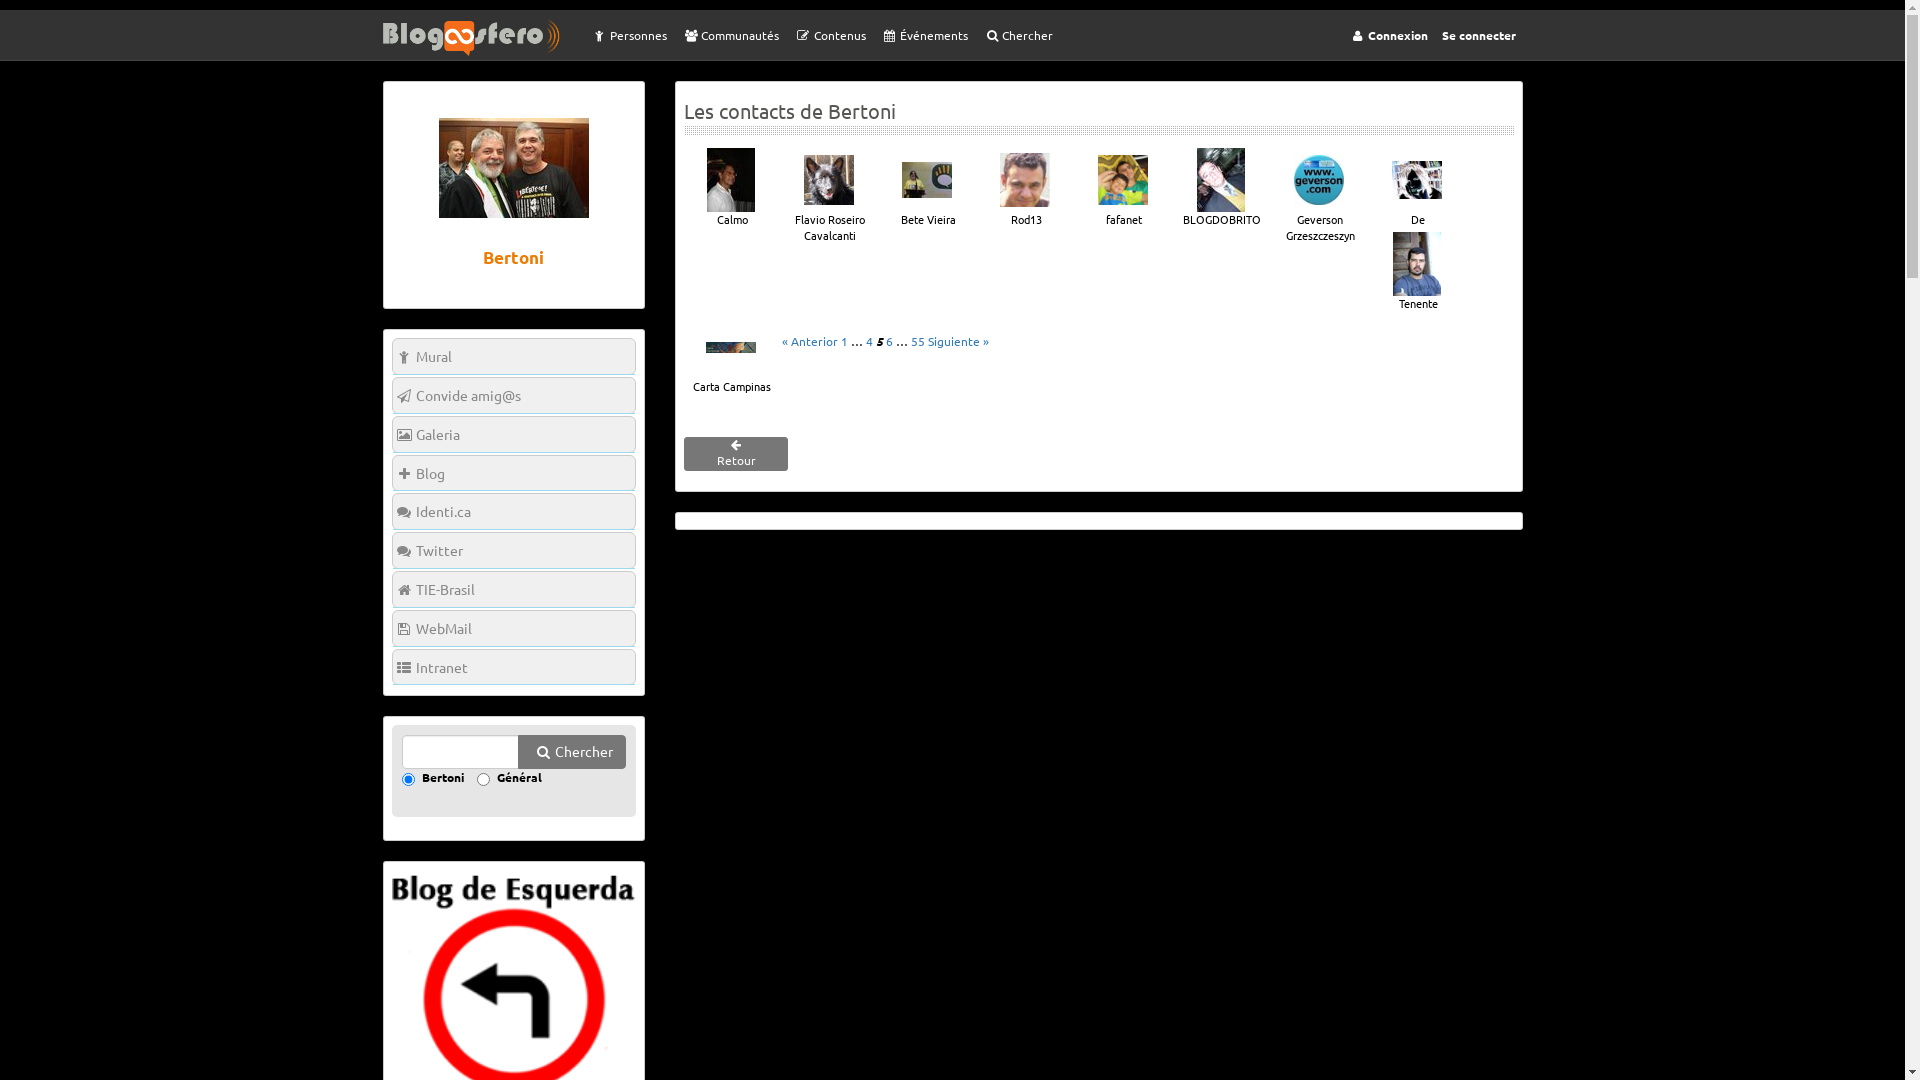 This screenshot has width=1920, height=1080. I want to click on 'Se connecter', so click(1478, 34).